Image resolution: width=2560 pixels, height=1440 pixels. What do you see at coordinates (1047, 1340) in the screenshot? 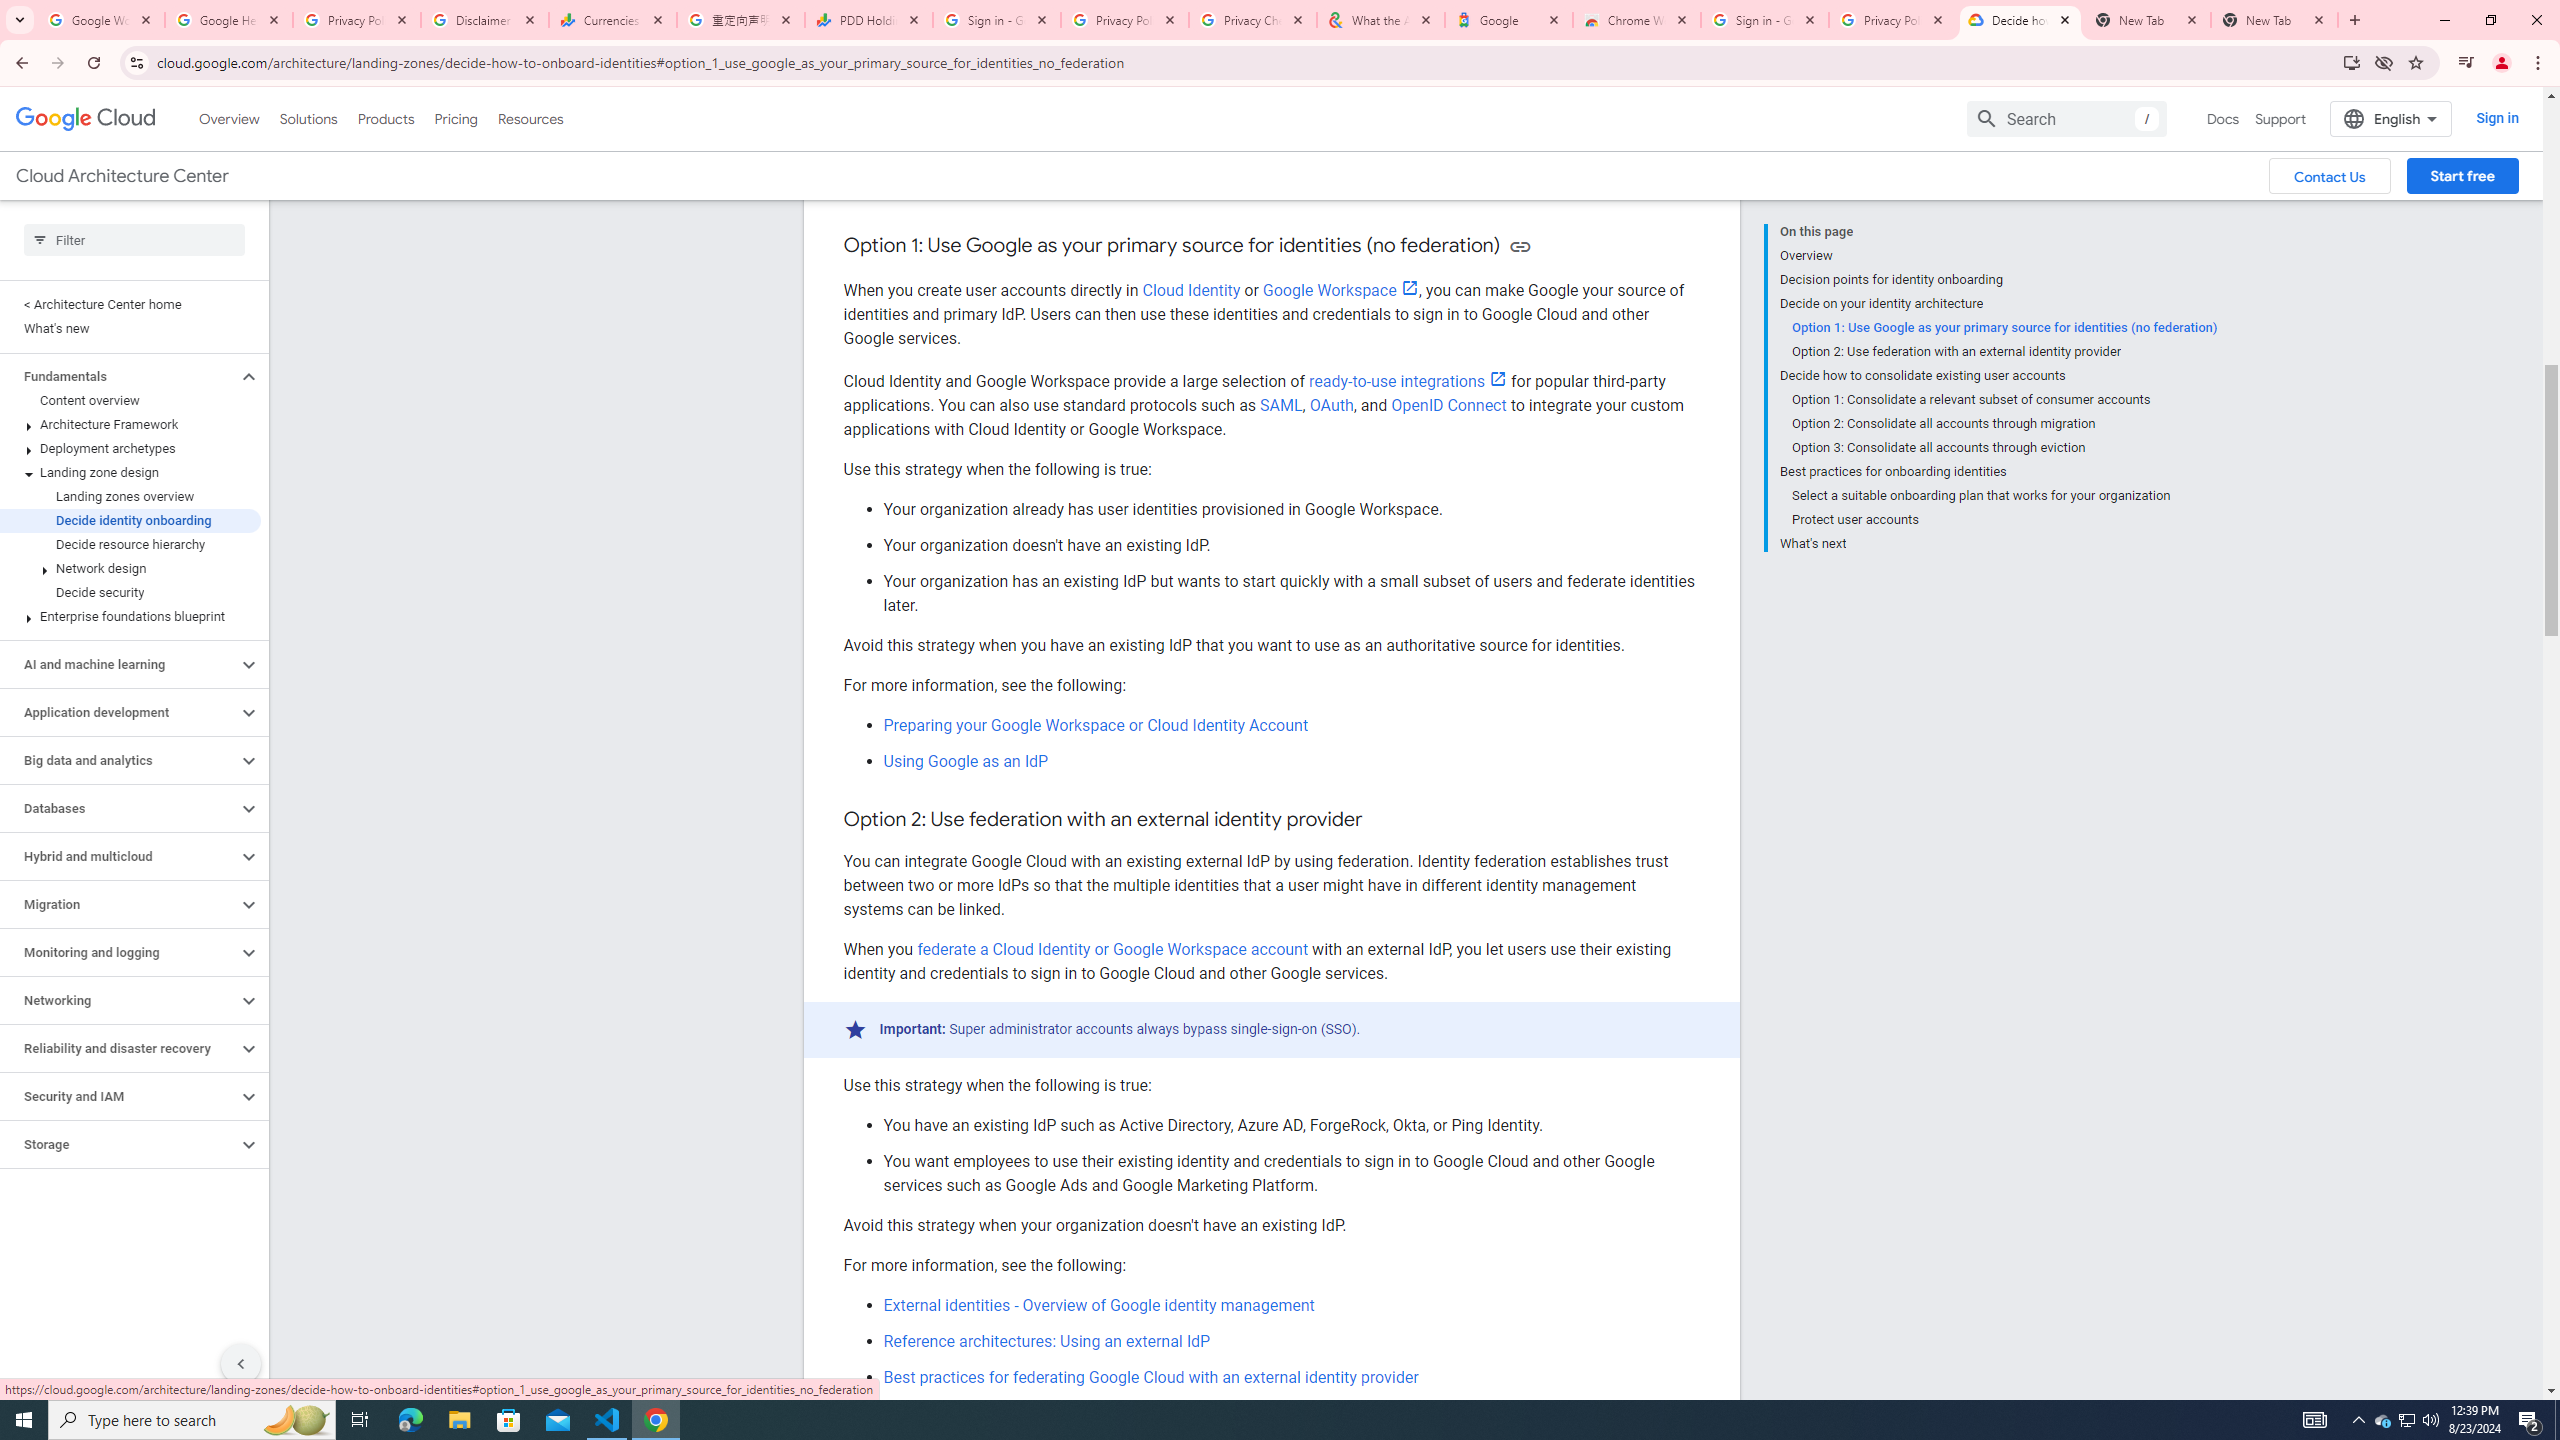
I see `'Reference architectures: Using an external IdP'` at bounding box center [1047, 1340].